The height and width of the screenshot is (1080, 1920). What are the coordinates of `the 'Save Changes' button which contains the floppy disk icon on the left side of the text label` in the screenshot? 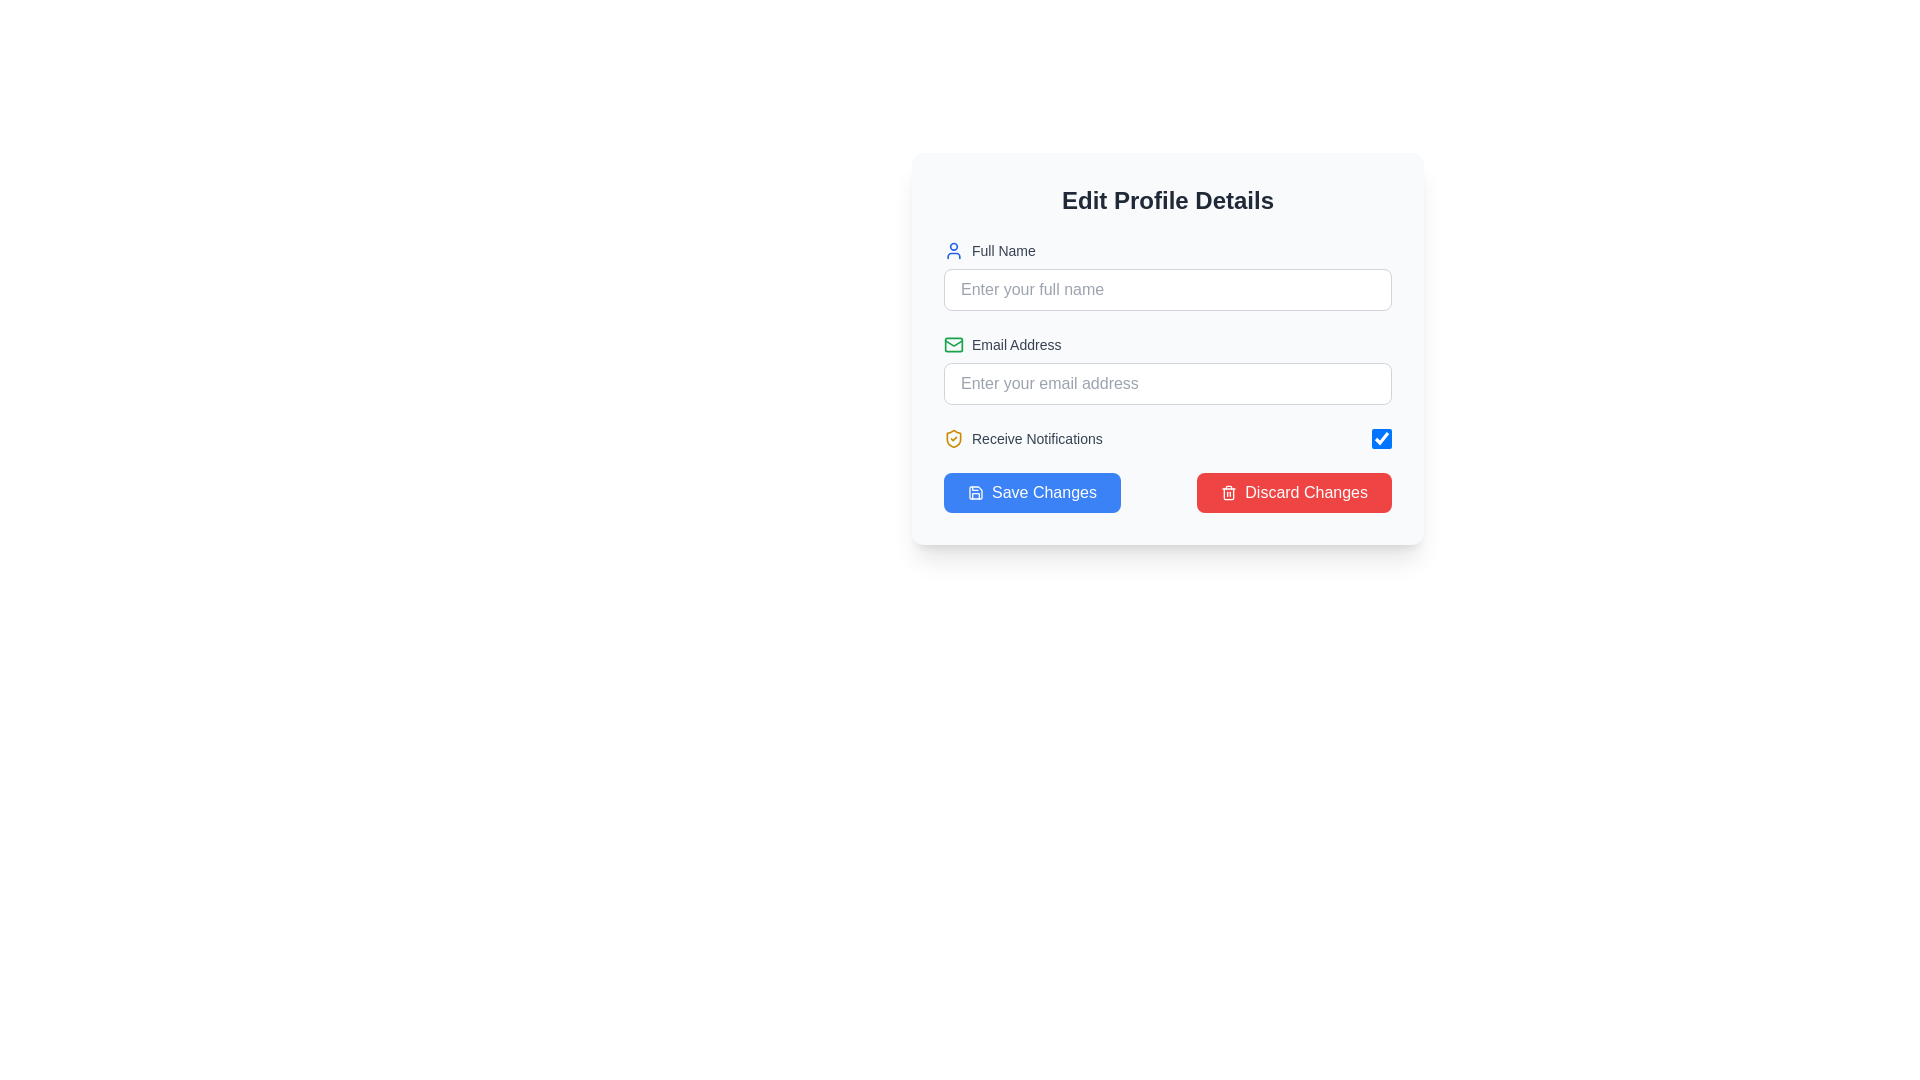 It's located at (975, 493).